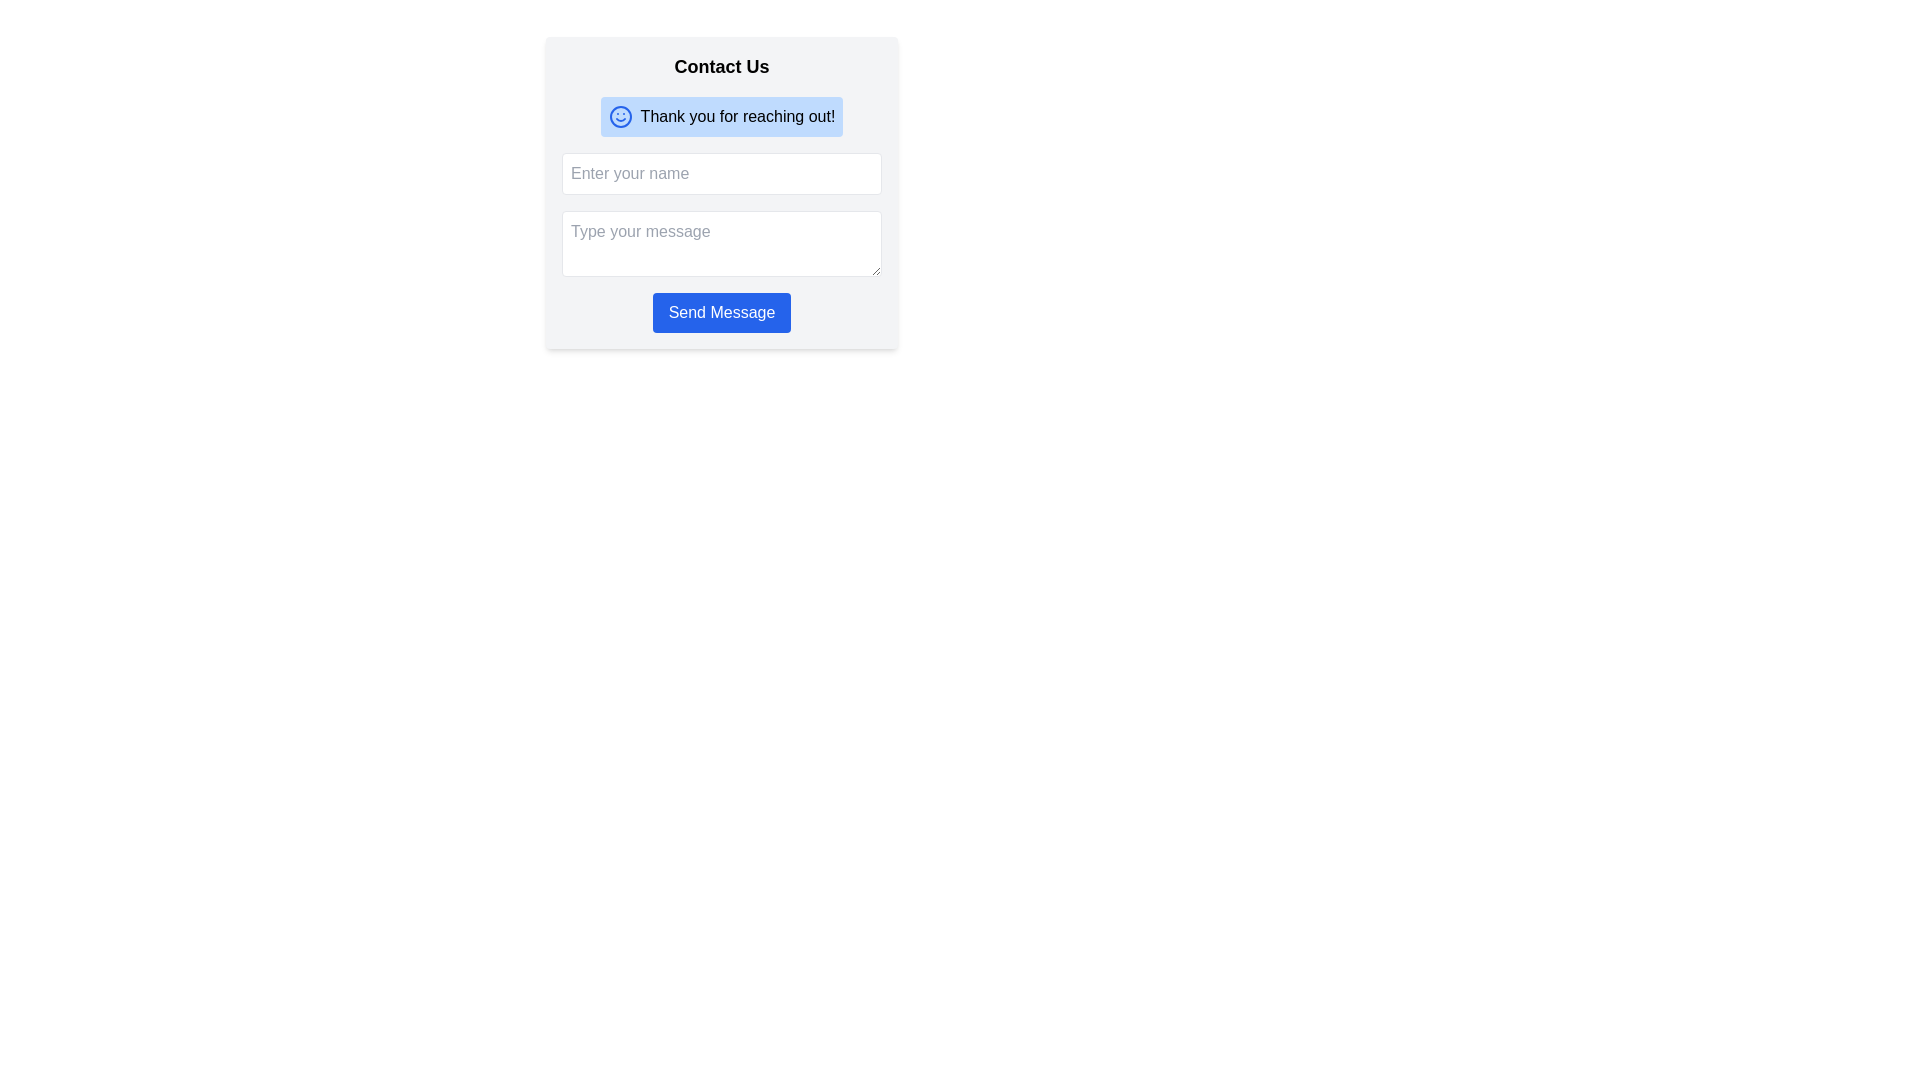  I want to click on the 'Send Message' button, which is a rectangular button with rounded corners, blue background, and white text, located below the input fields, so click(720, 312).